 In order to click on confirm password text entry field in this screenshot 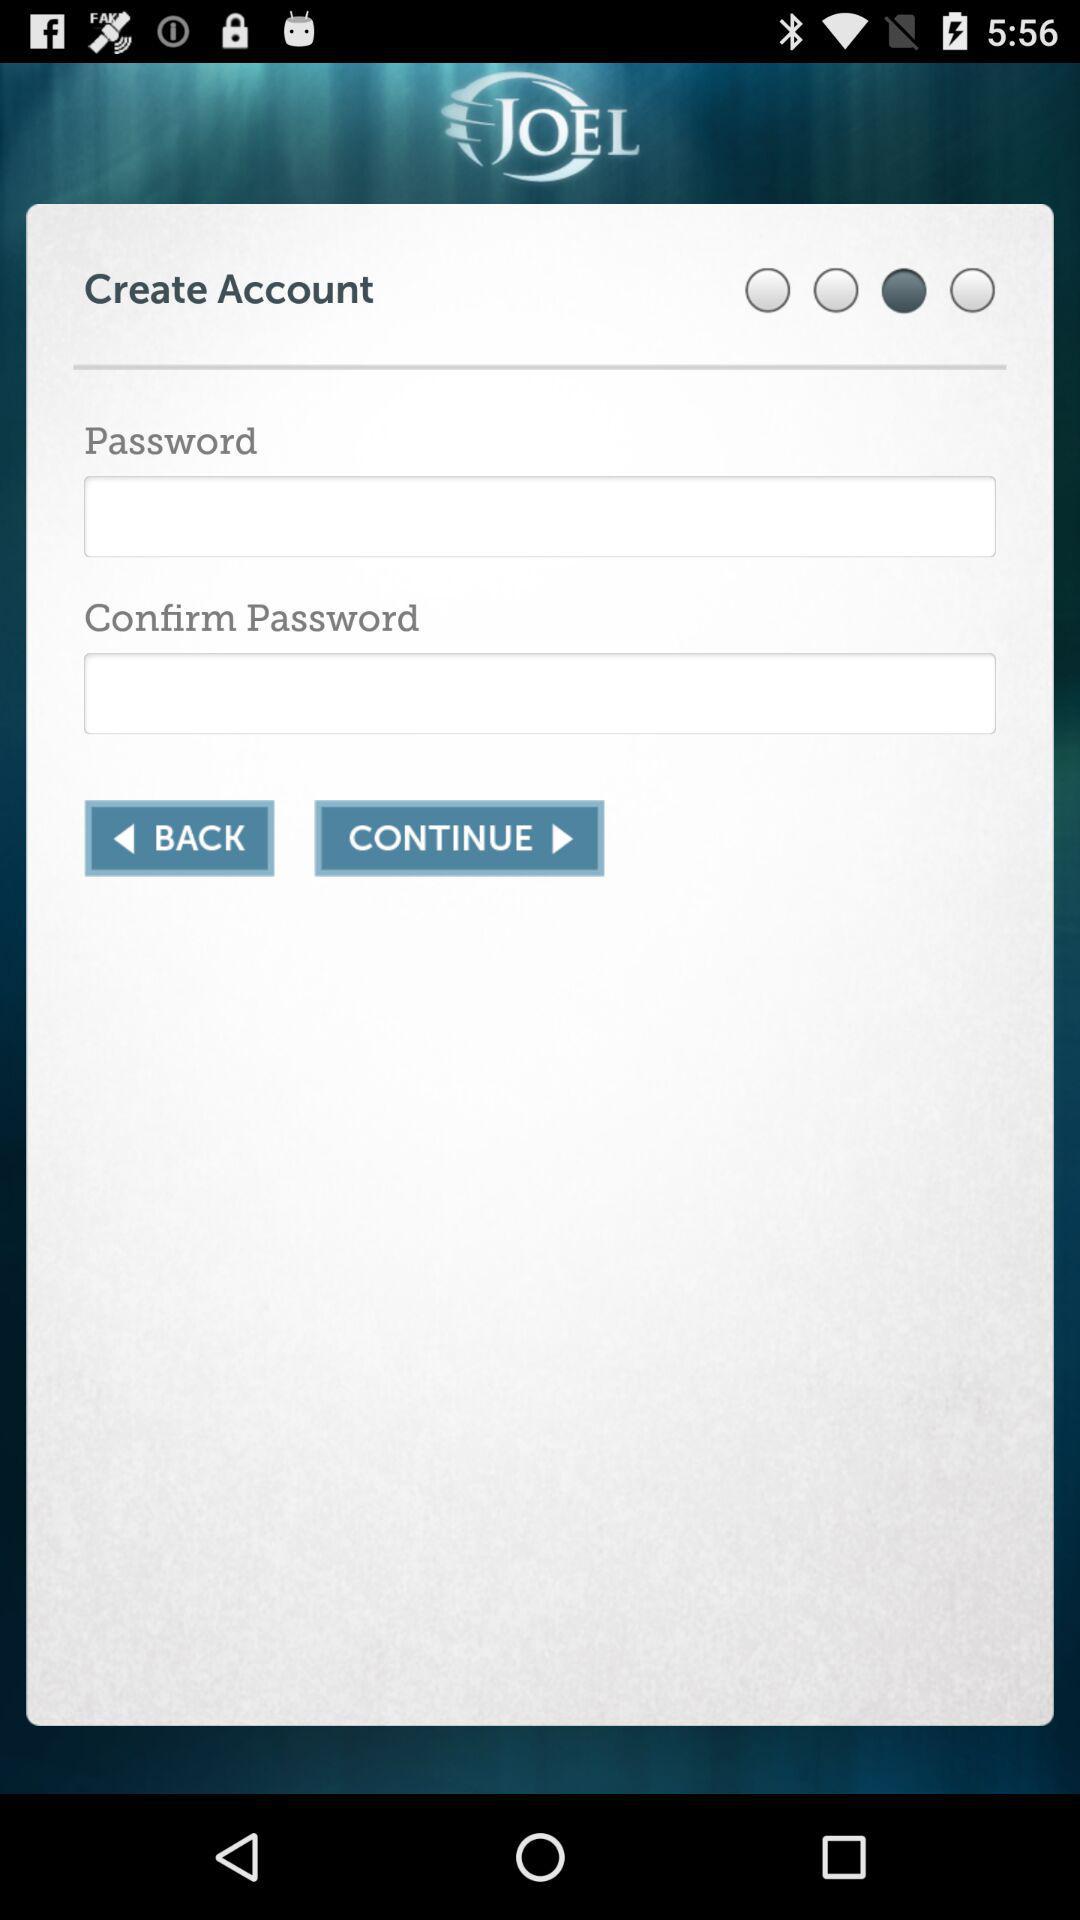, I will do `click(540, 693)`.